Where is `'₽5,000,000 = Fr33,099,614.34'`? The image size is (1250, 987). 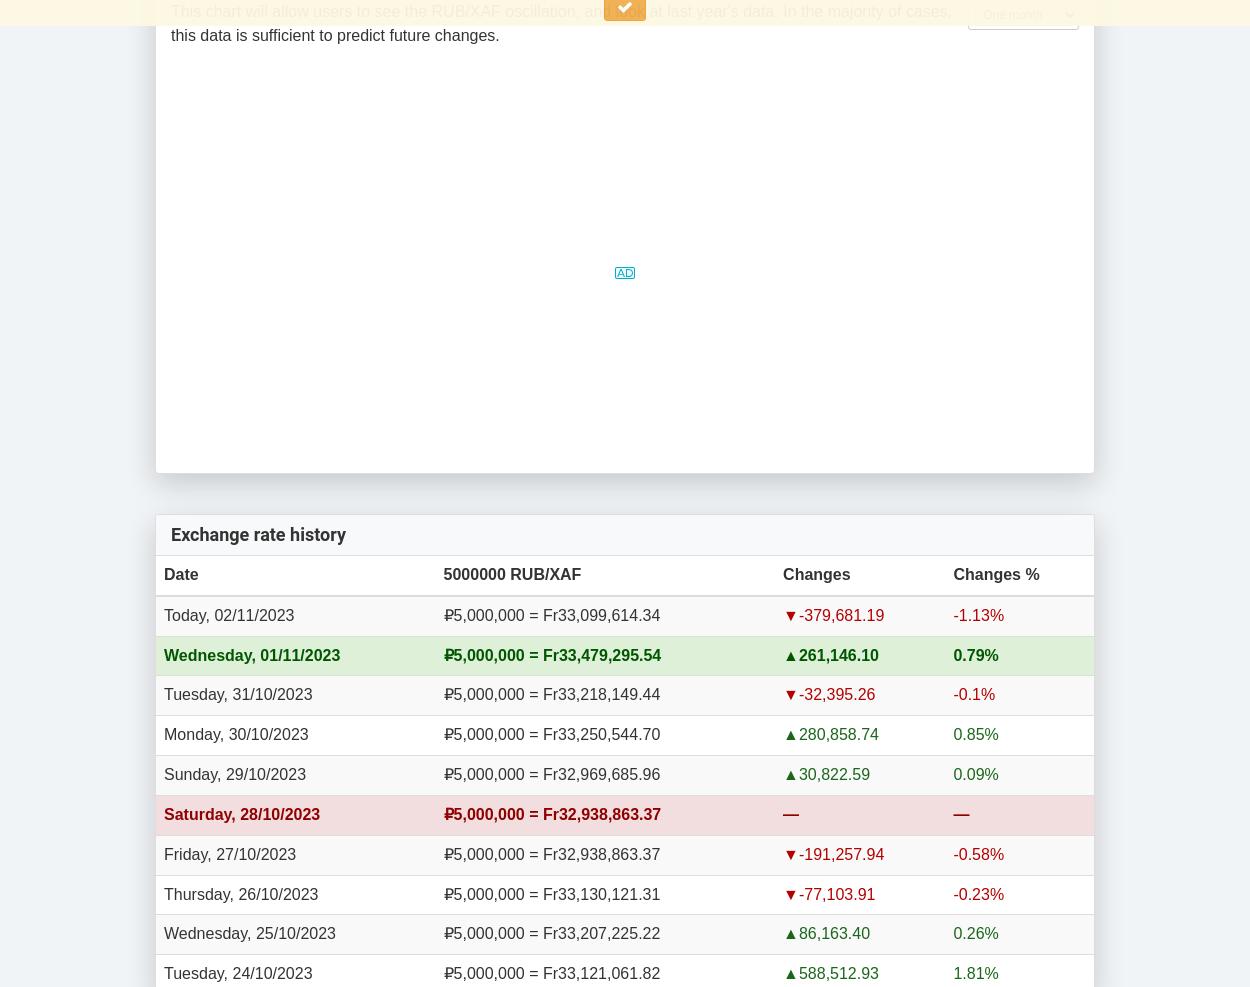 '₽5,000,000 = Fr33,099,614.34' is located at coordinates (551, 613).